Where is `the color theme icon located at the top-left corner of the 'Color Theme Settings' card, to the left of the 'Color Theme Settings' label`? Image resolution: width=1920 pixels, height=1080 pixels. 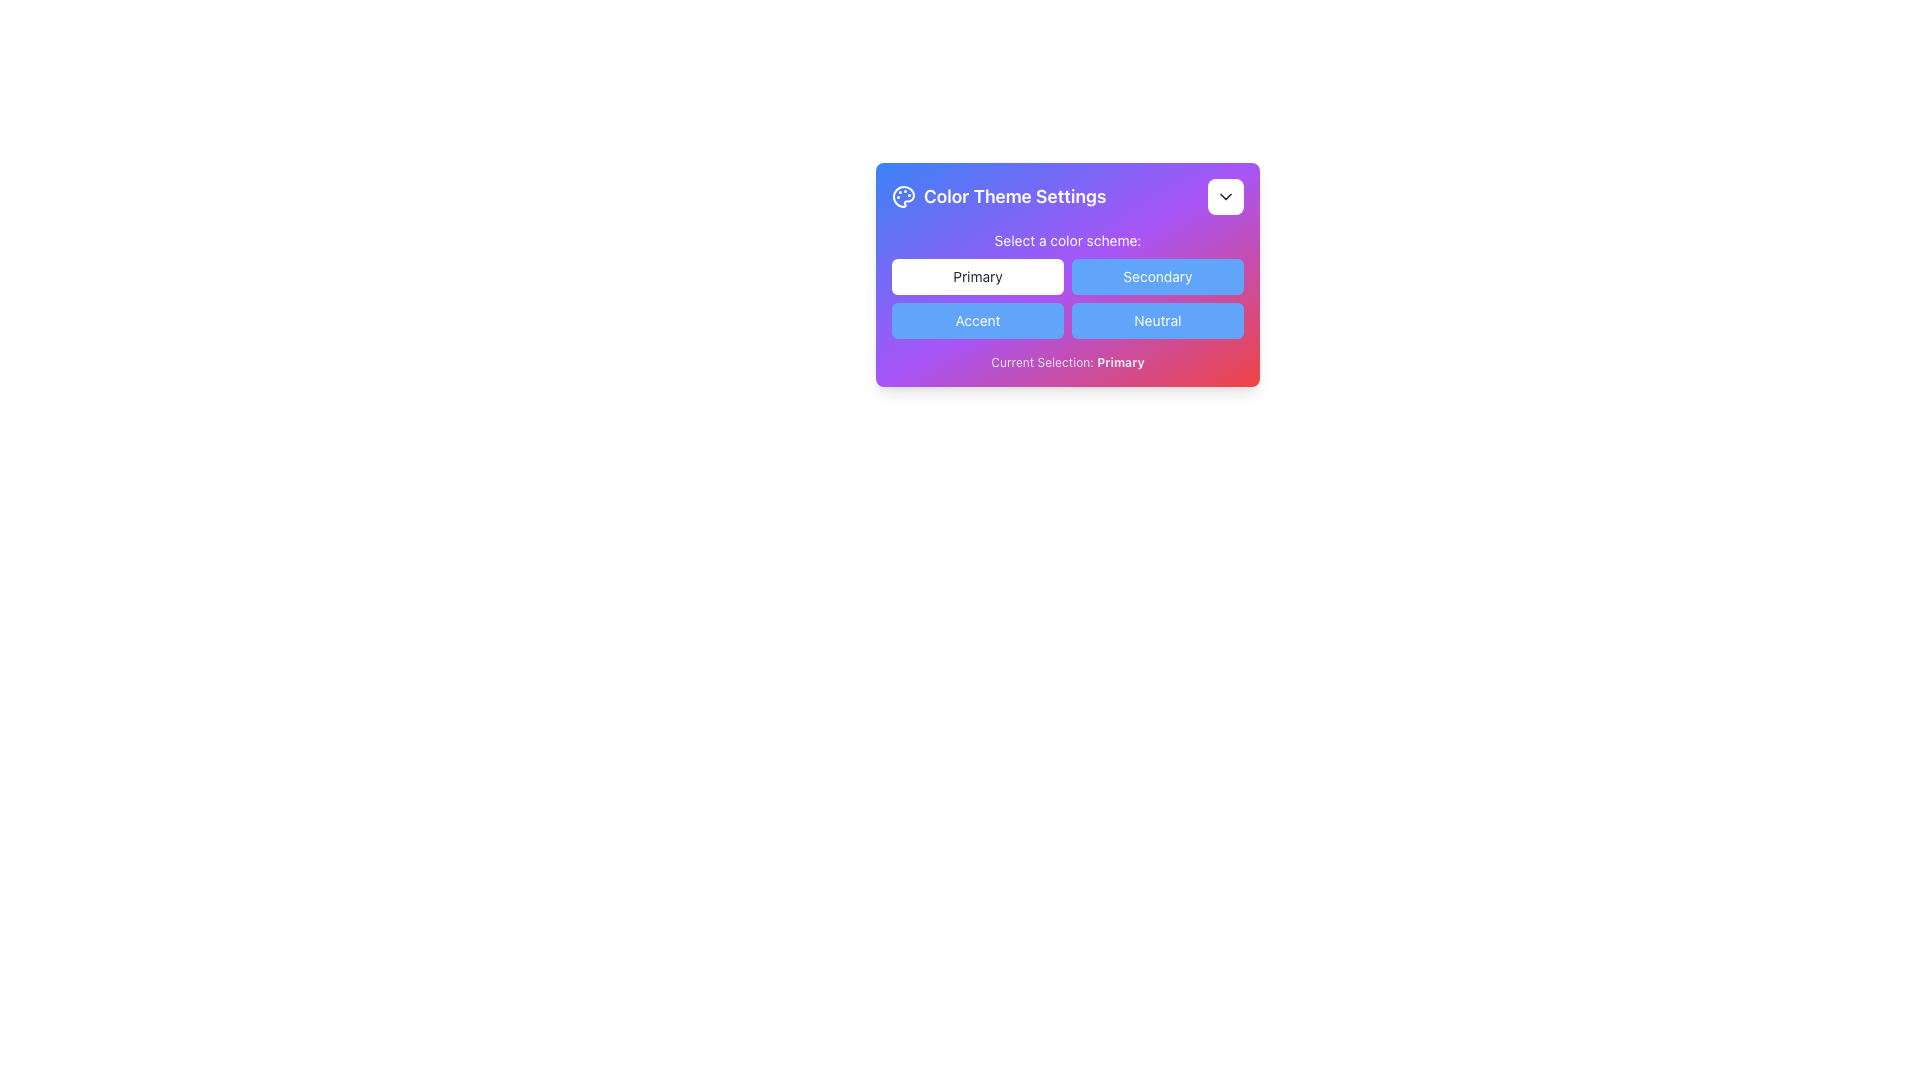 the color theme icon located at the top-left corner of the 'Color Theme Settings' card, to the left of the 'Color Theme Settings' label is located at coordinates (902, 196).